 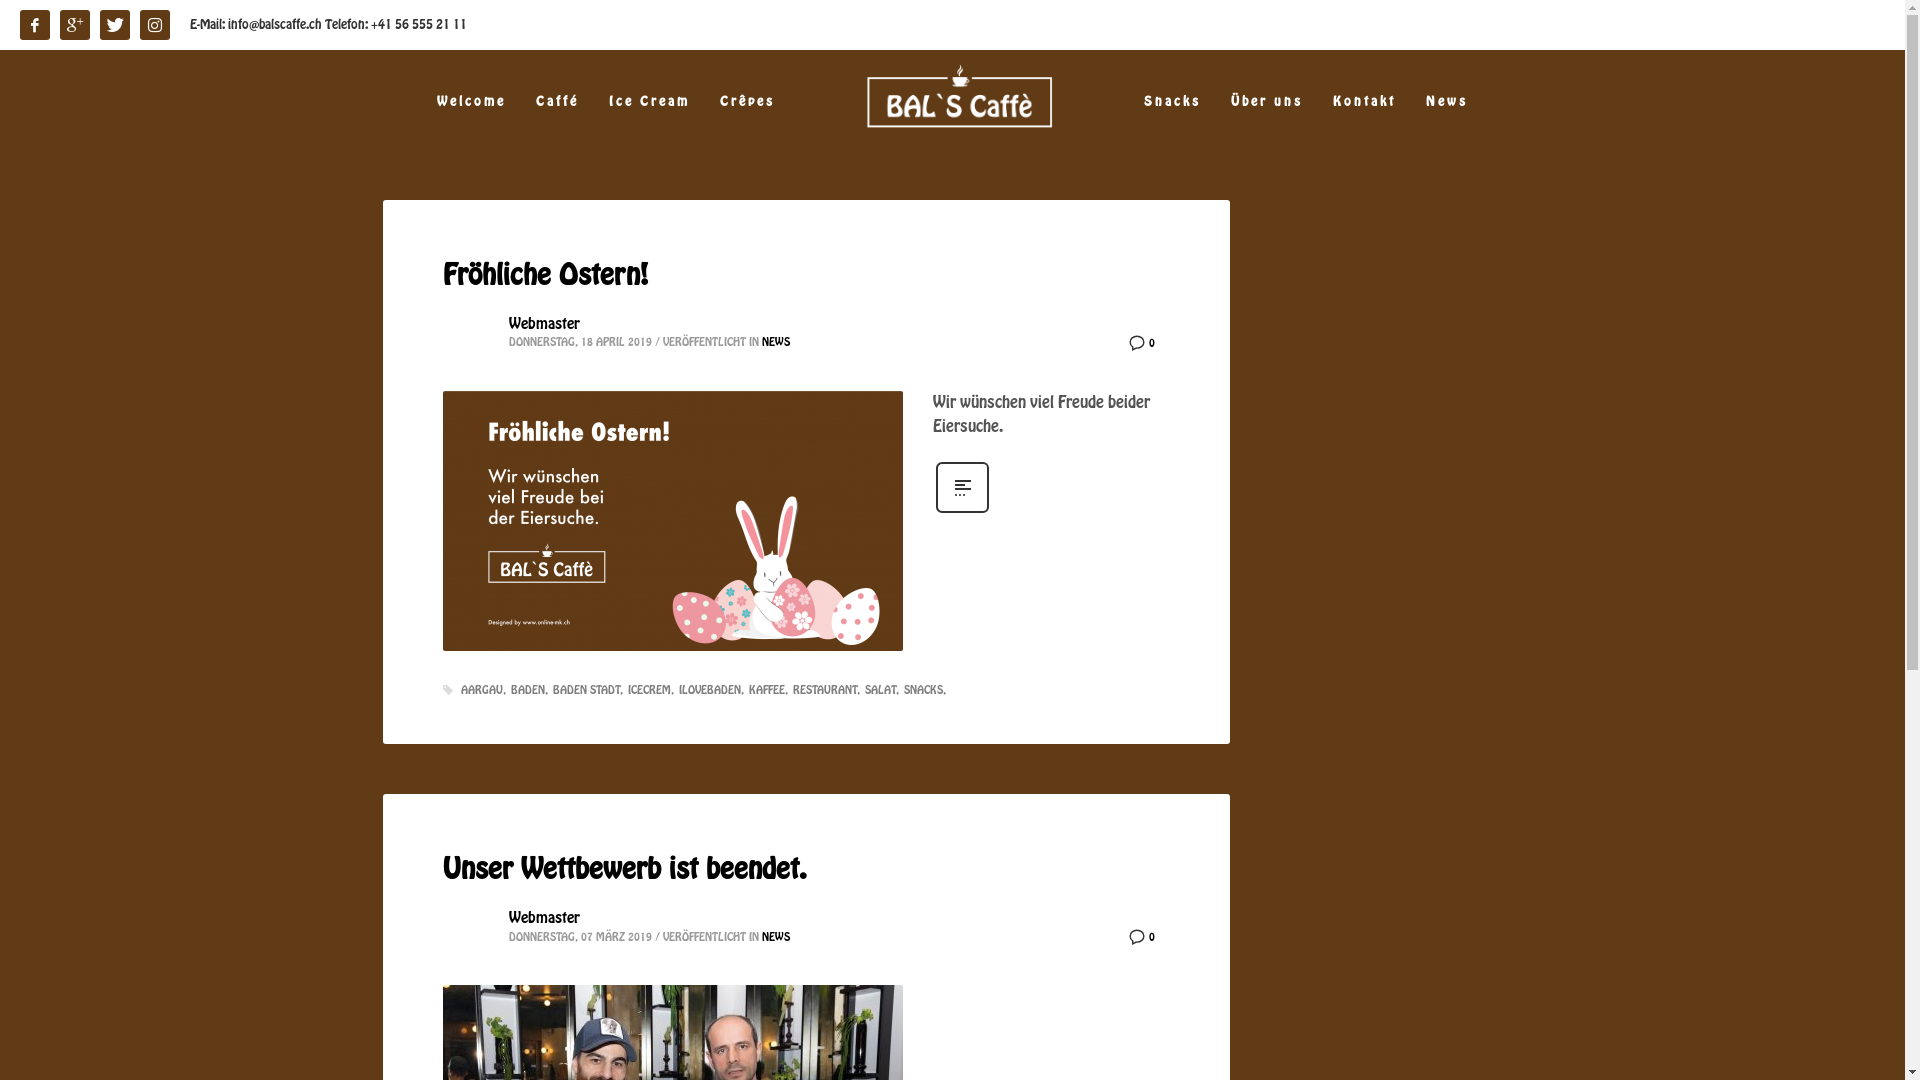 What do you see at coordinates (651, 689) in the screenshot?
I see `'ICECREM'` at bounding box center [651, 689].